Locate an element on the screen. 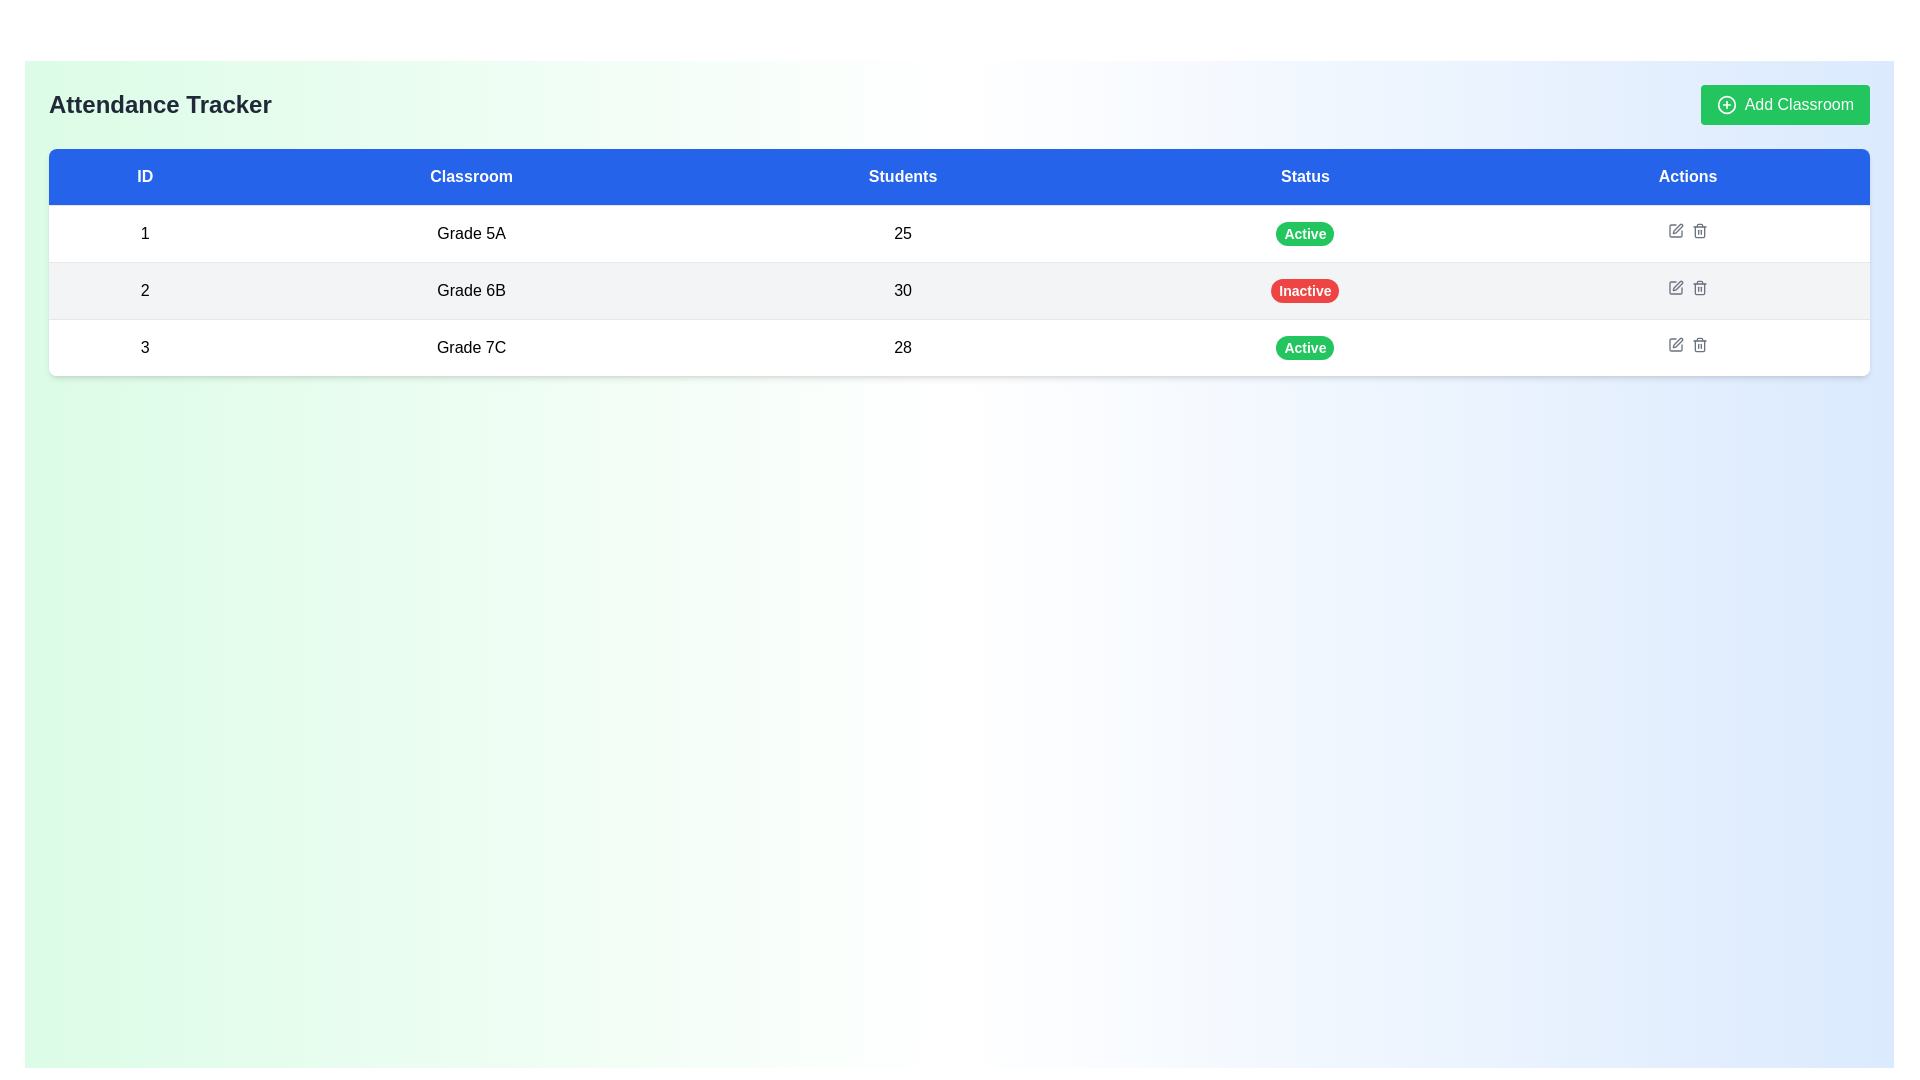 The height and width of the screenshot is (1080, 1920). the 'Add Classroom' button which contains the Icon (SVG graphic) on its left side, indicating the addition functionality is located at coordinates (1725, 104).